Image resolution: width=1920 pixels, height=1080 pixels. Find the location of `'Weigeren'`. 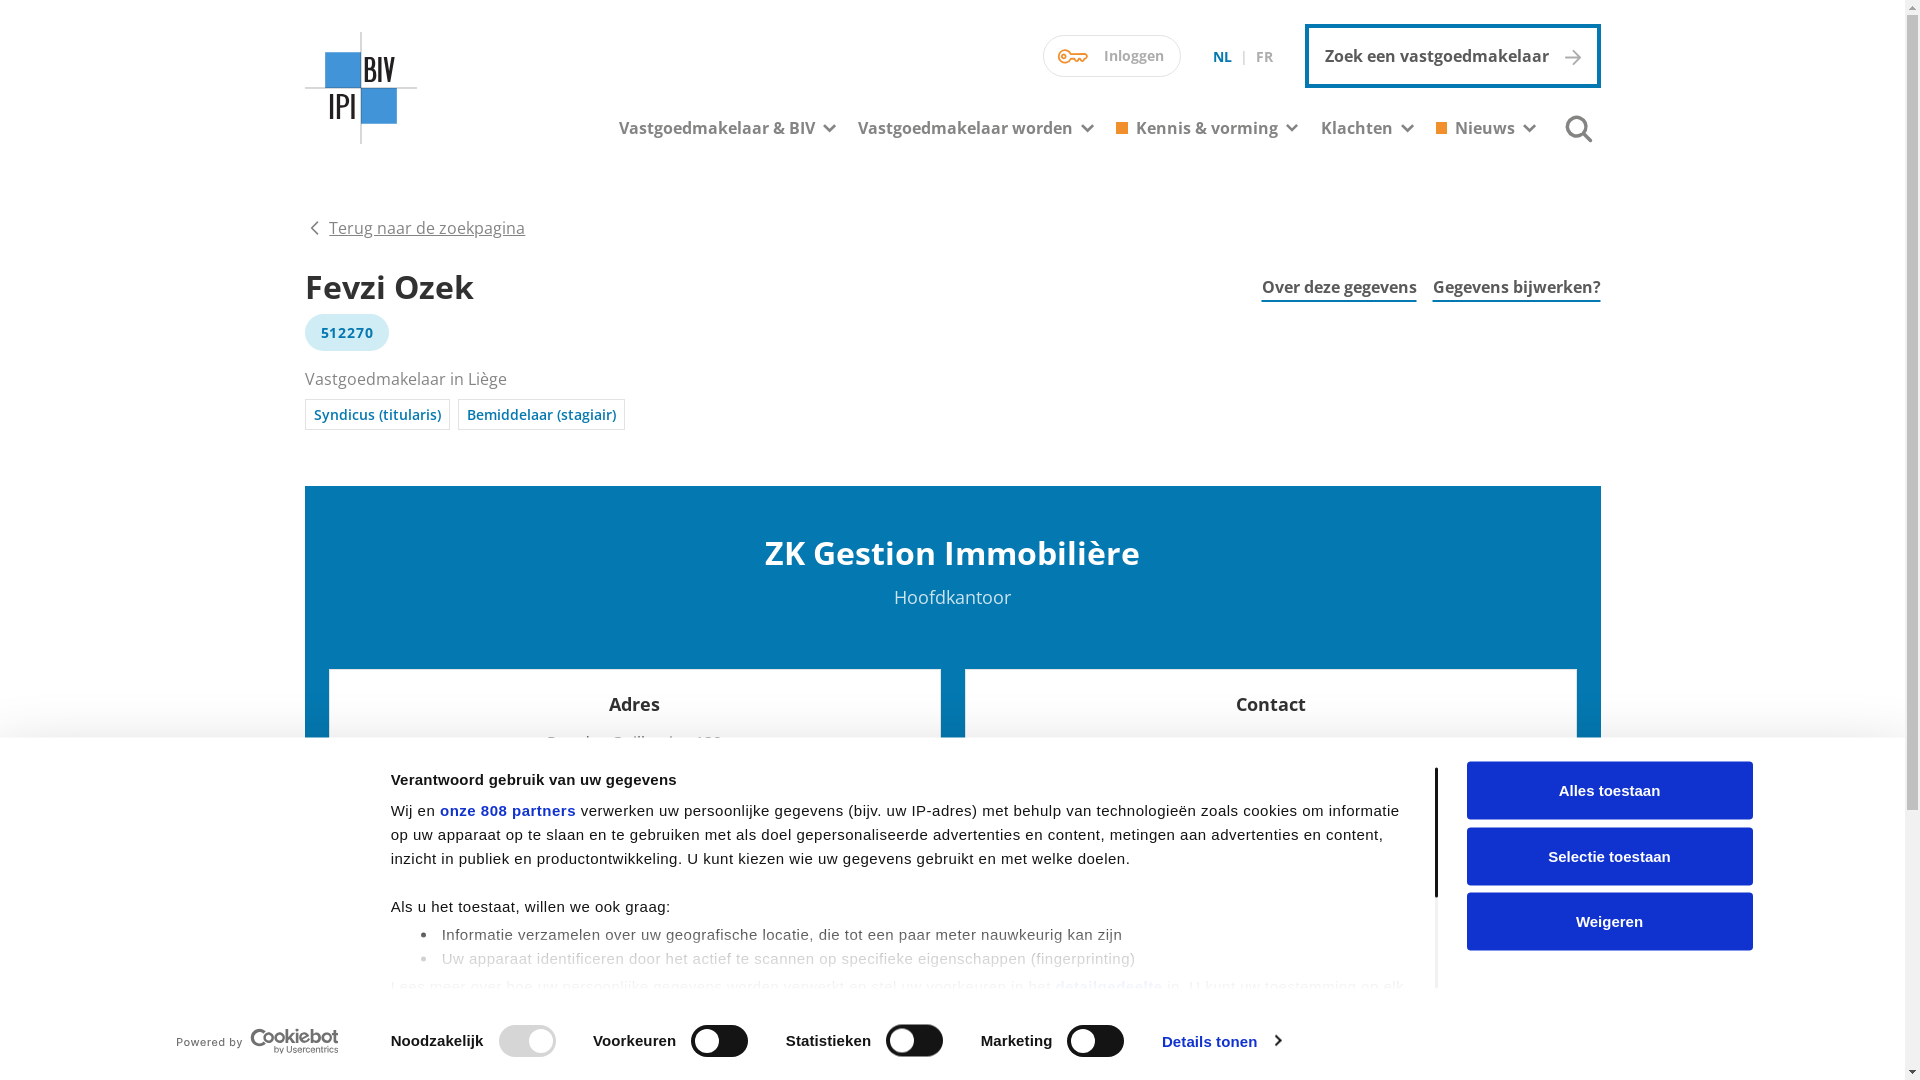

'Weigeren' is located at coordinates (1465, 921).